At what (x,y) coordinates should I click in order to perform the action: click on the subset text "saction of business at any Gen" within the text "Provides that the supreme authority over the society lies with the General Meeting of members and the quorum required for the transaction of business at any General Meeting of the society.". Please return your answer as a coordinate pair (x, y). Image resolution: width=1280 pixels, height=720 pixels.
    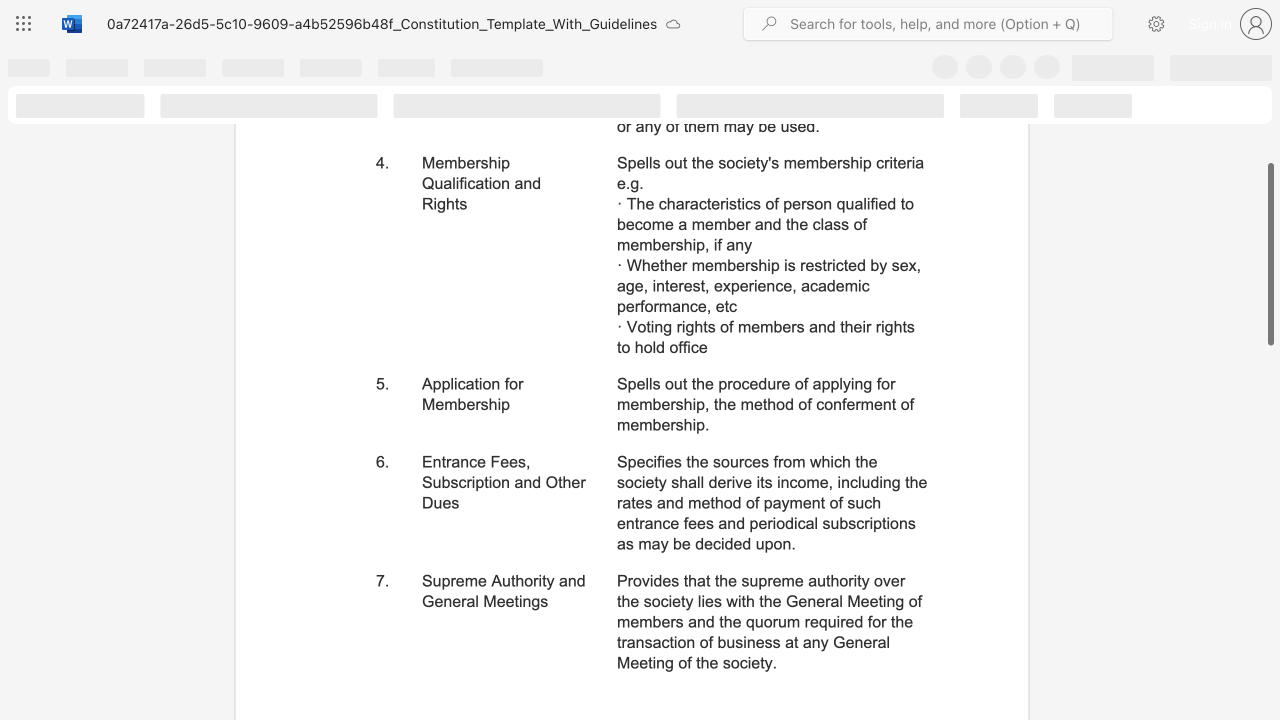
    Looking at the image, I should click on (644, 642).